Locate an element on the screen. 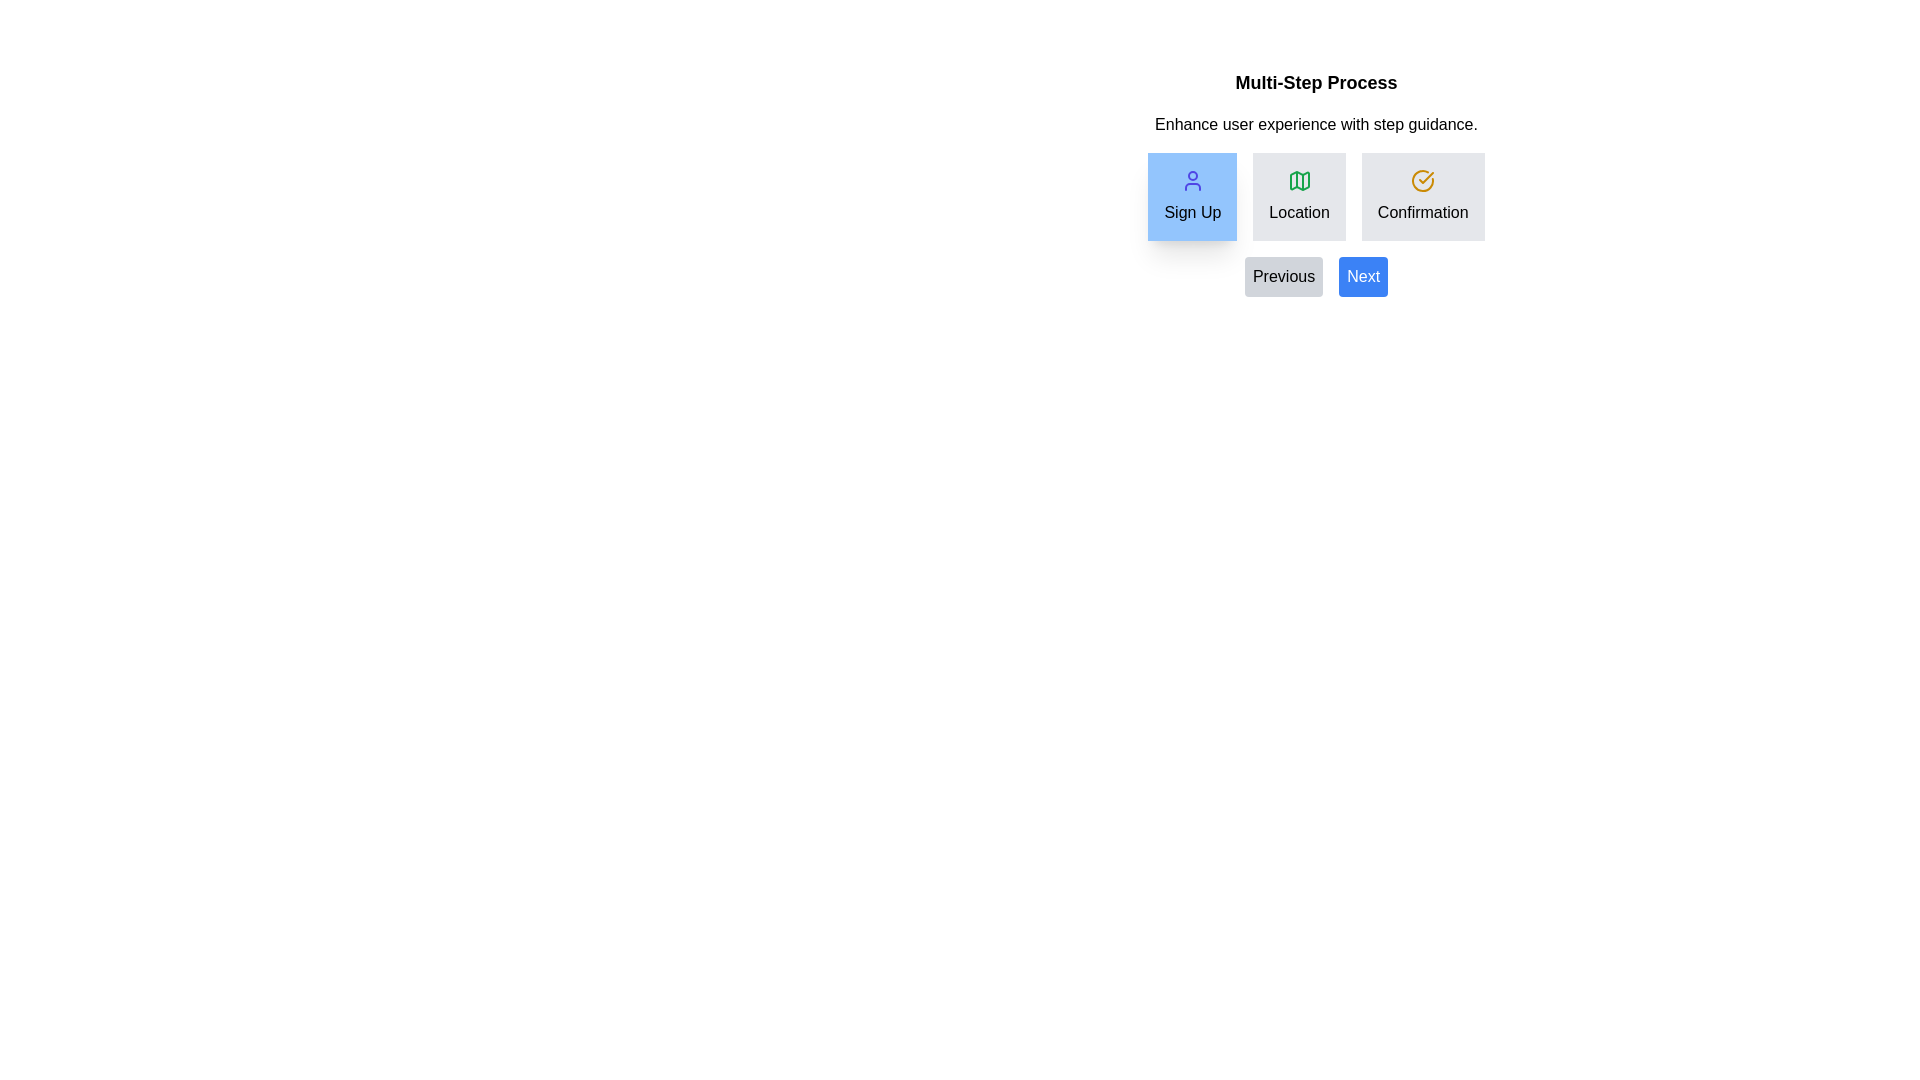 The image size is (1920, 1080). the confirmation button, which is the third button from the left in a row of three buttons, featuring a yellow circular checkmark icon above the text 'Confirmation' is located at coordinates (1422, 196).